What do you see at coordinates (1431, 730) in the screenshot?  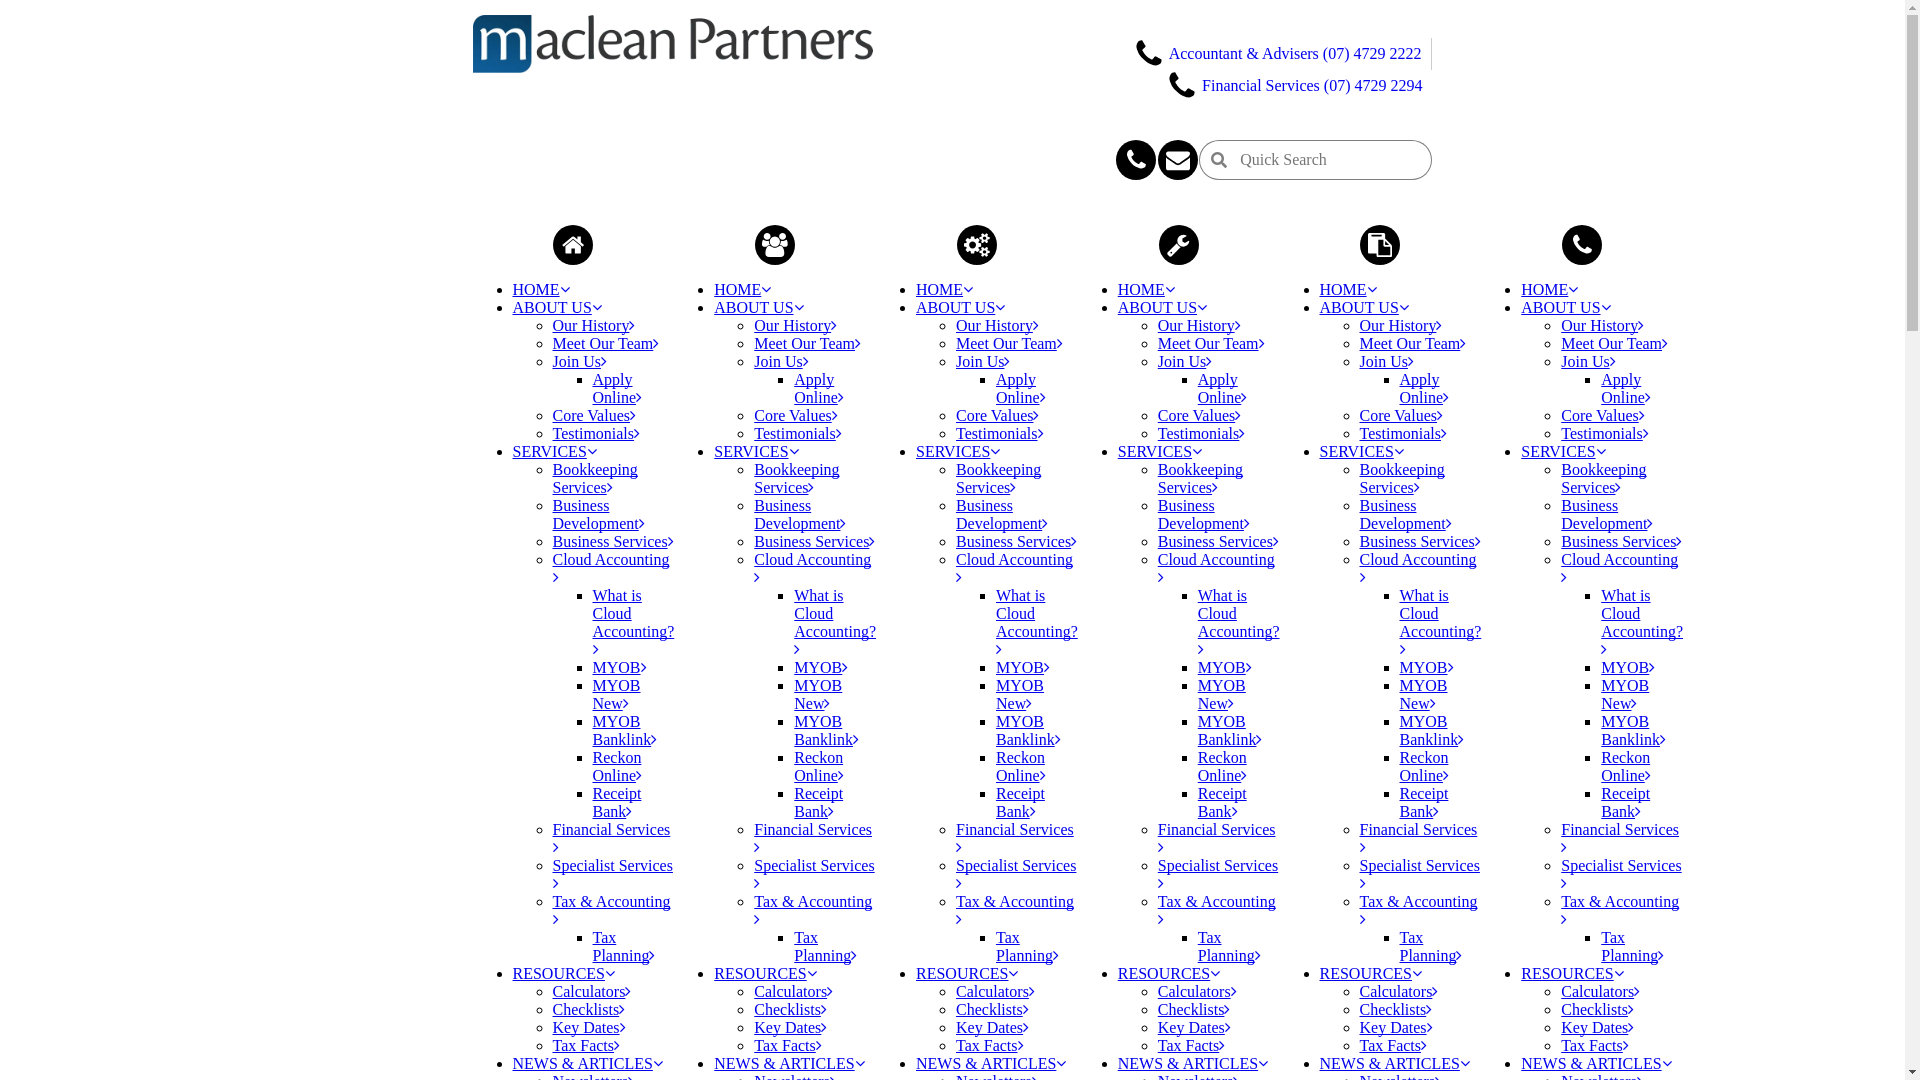 I see `'MYOB Banklink'` at bounding box center [1431, 730].